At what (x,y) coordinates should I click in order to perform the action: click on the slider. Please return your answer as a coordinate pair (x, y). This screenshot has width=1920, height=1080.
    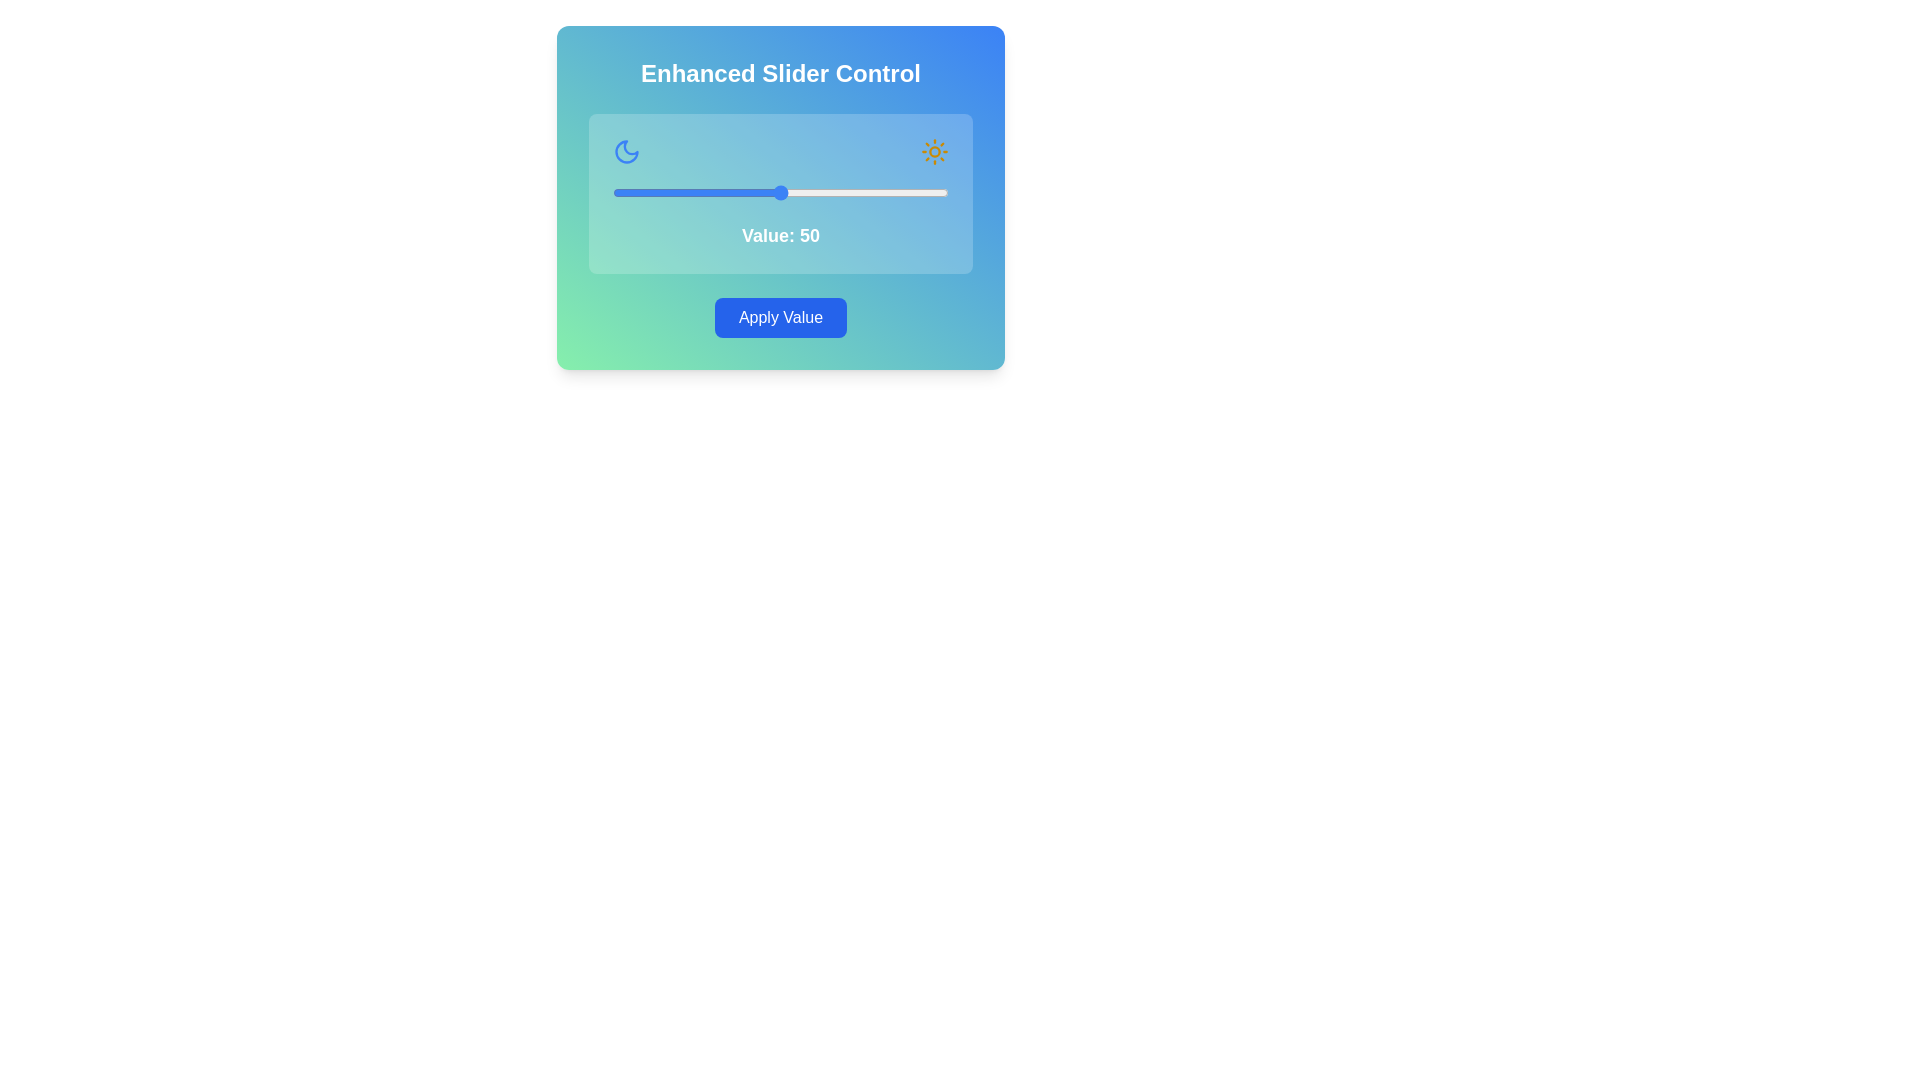
    Looking at the image, I should click on (696, 192).